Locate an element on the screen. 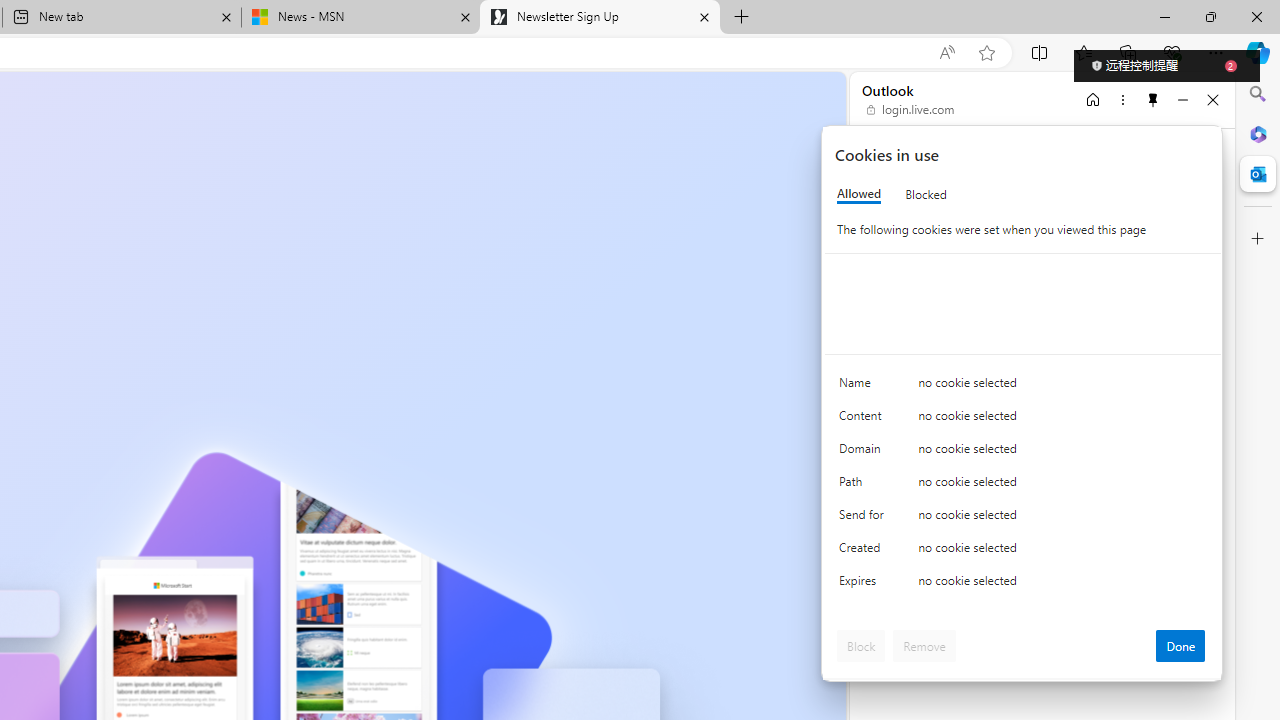 This screenshot has height=720, width=1280. 'login.live.com' is located at coordinates (910, 110).